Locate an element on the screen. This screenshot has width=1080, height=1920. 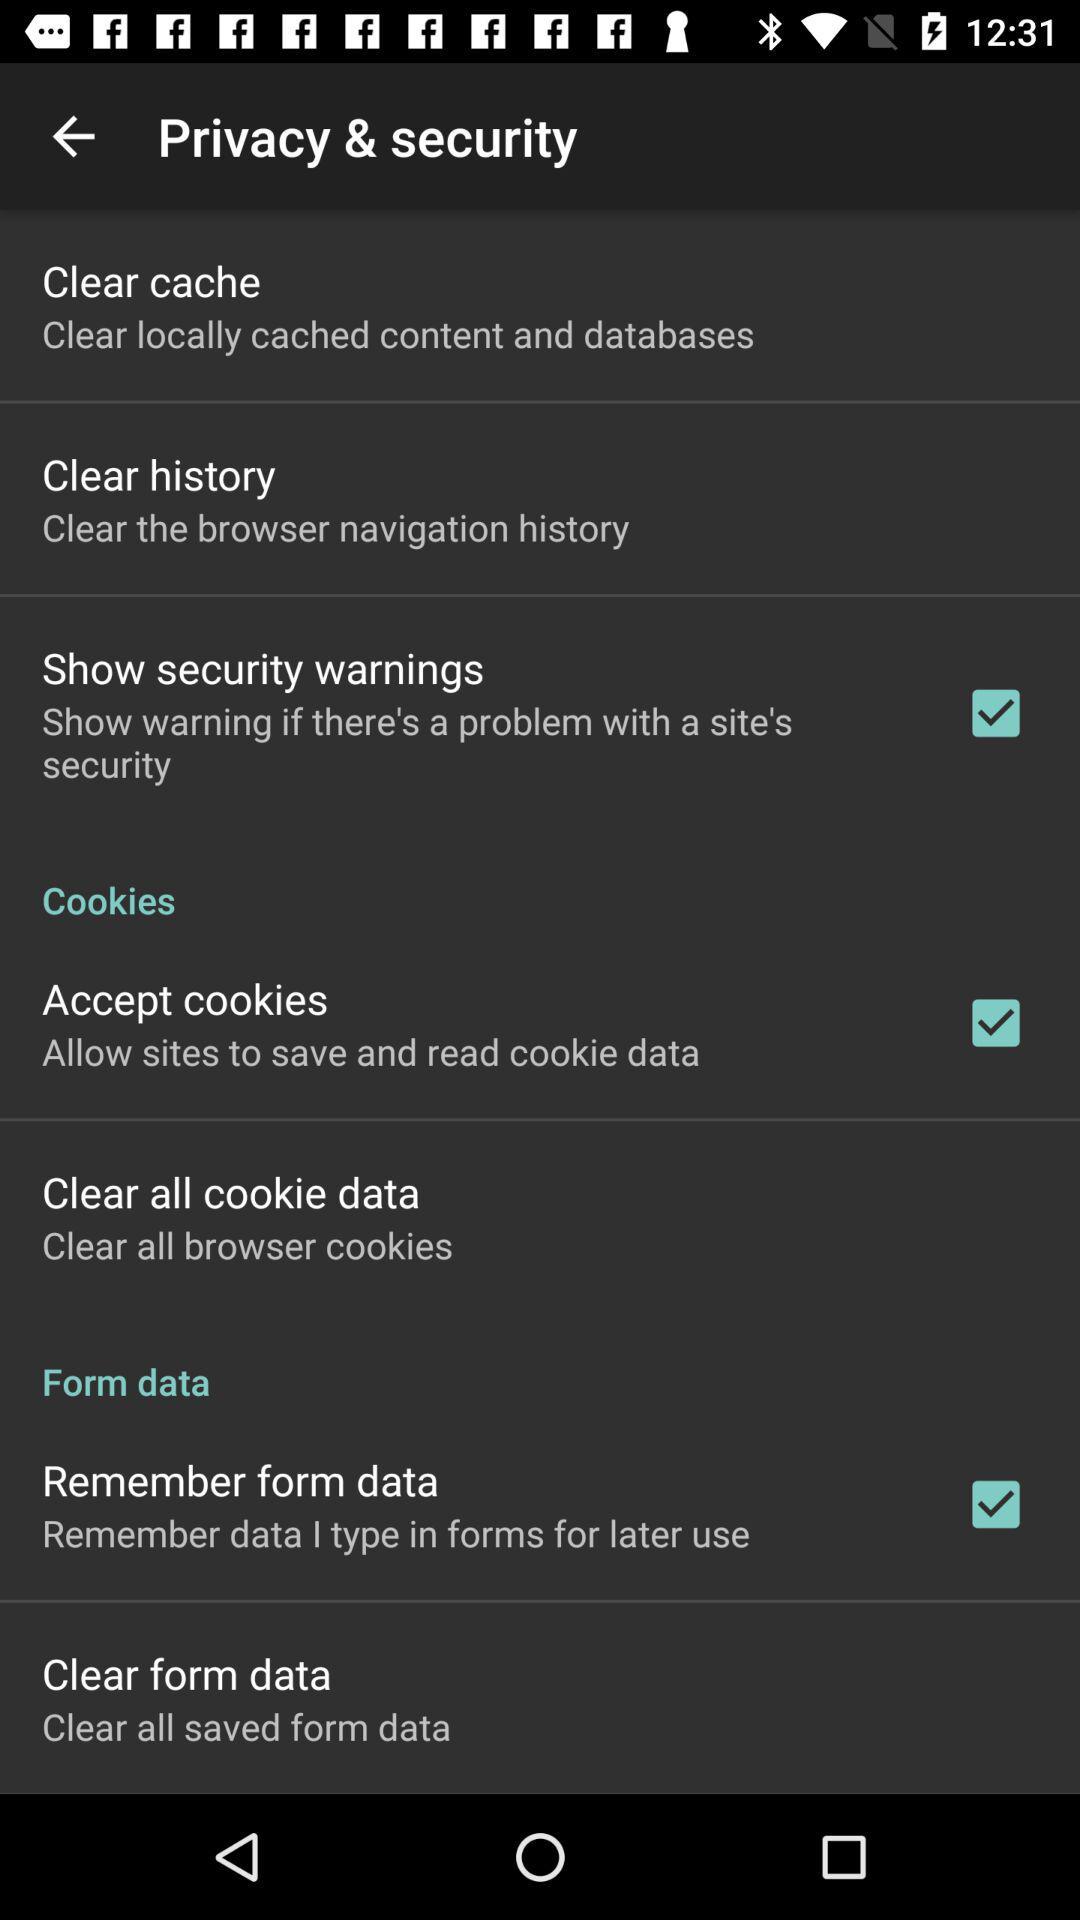
show warning if is located at coordinates (477, 741).